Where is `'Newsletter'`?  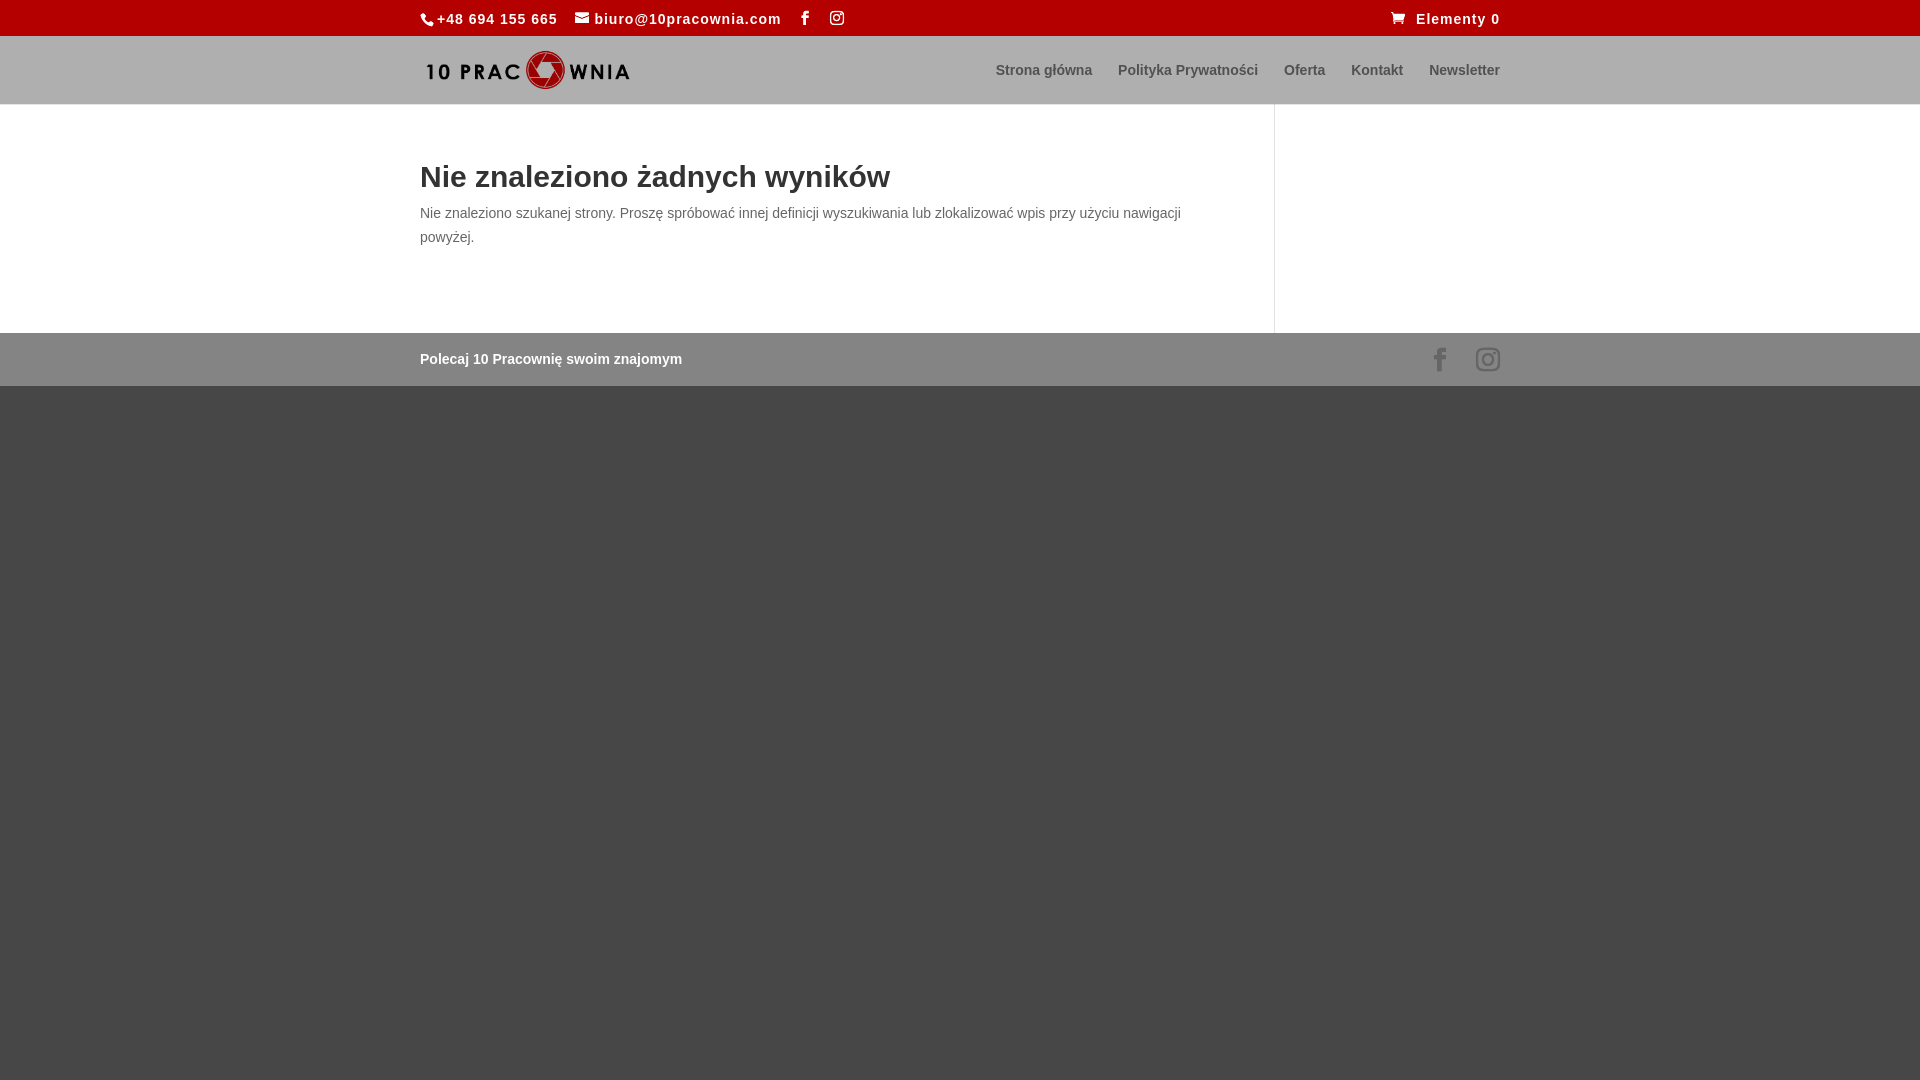 'Newsletter' is located at coordinates (1464, 82).